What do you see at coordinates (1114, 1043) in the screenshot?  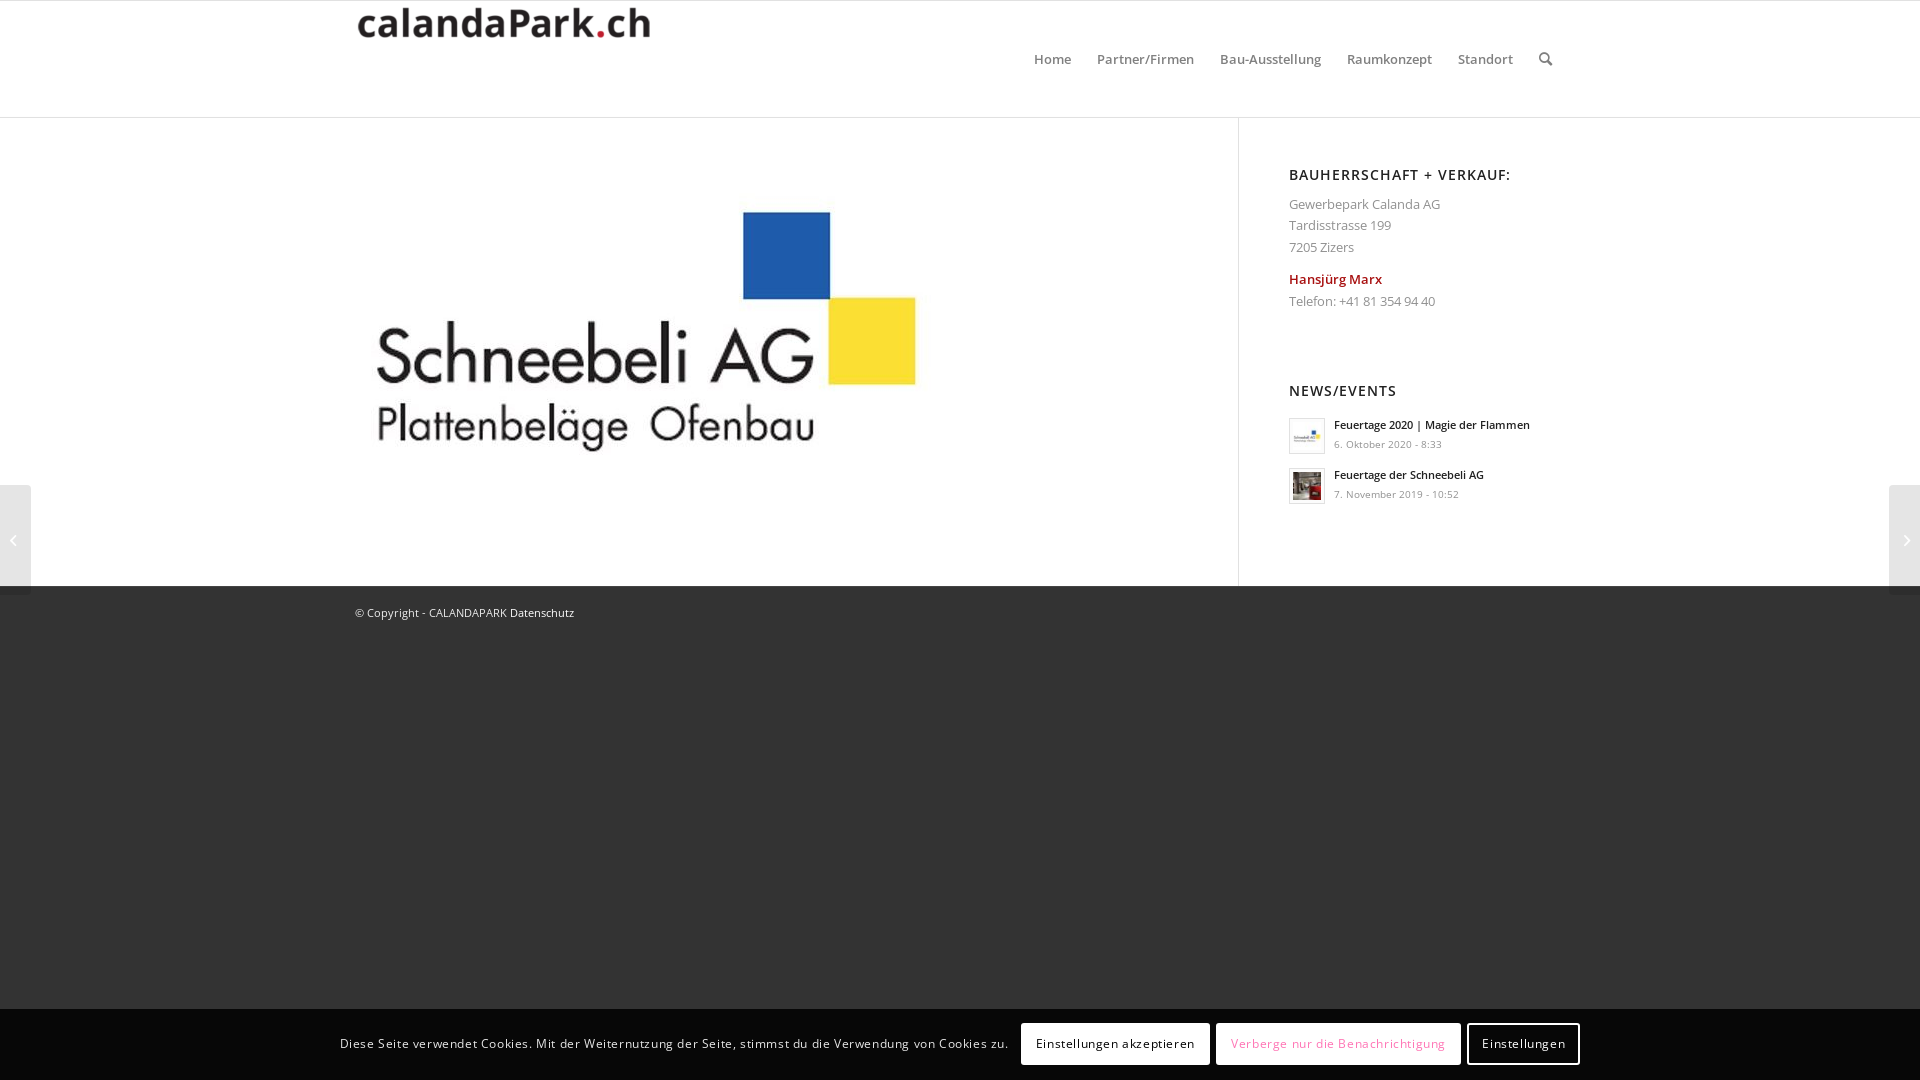 I see `'Einstellungen akzeptieren'` at bounding box center [1114, 1043].